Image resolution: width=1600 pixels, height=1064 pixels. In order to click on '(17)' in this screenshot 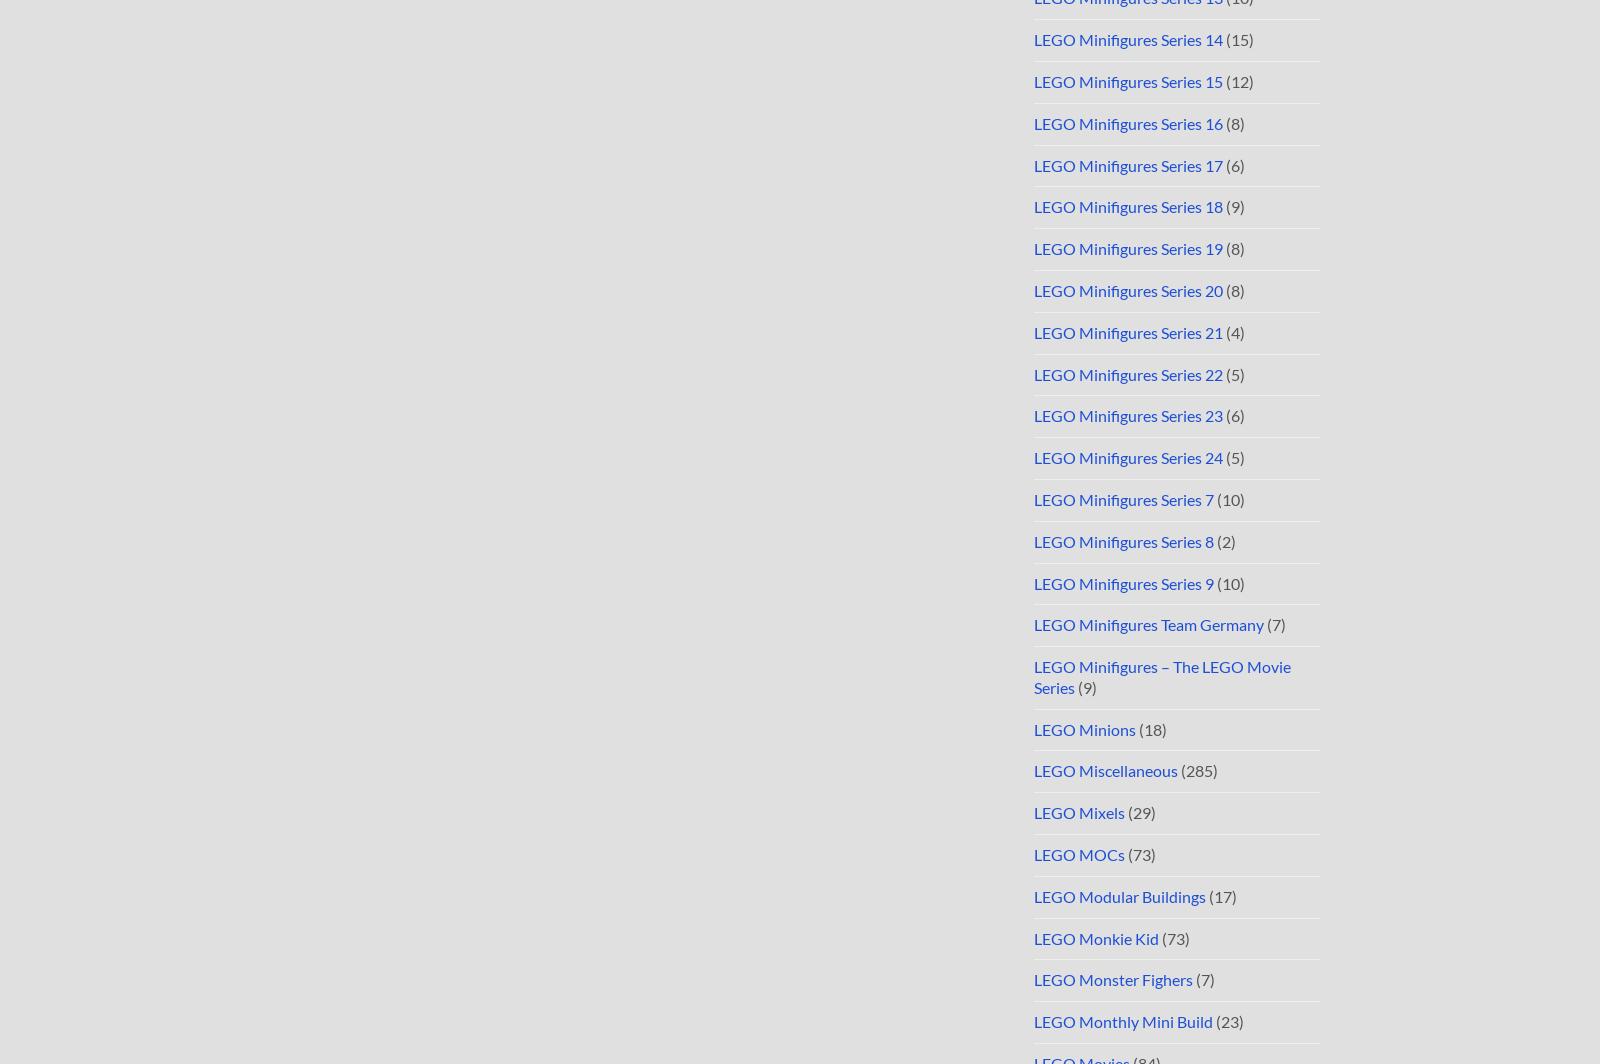, I will do `click(1220, 895)`.